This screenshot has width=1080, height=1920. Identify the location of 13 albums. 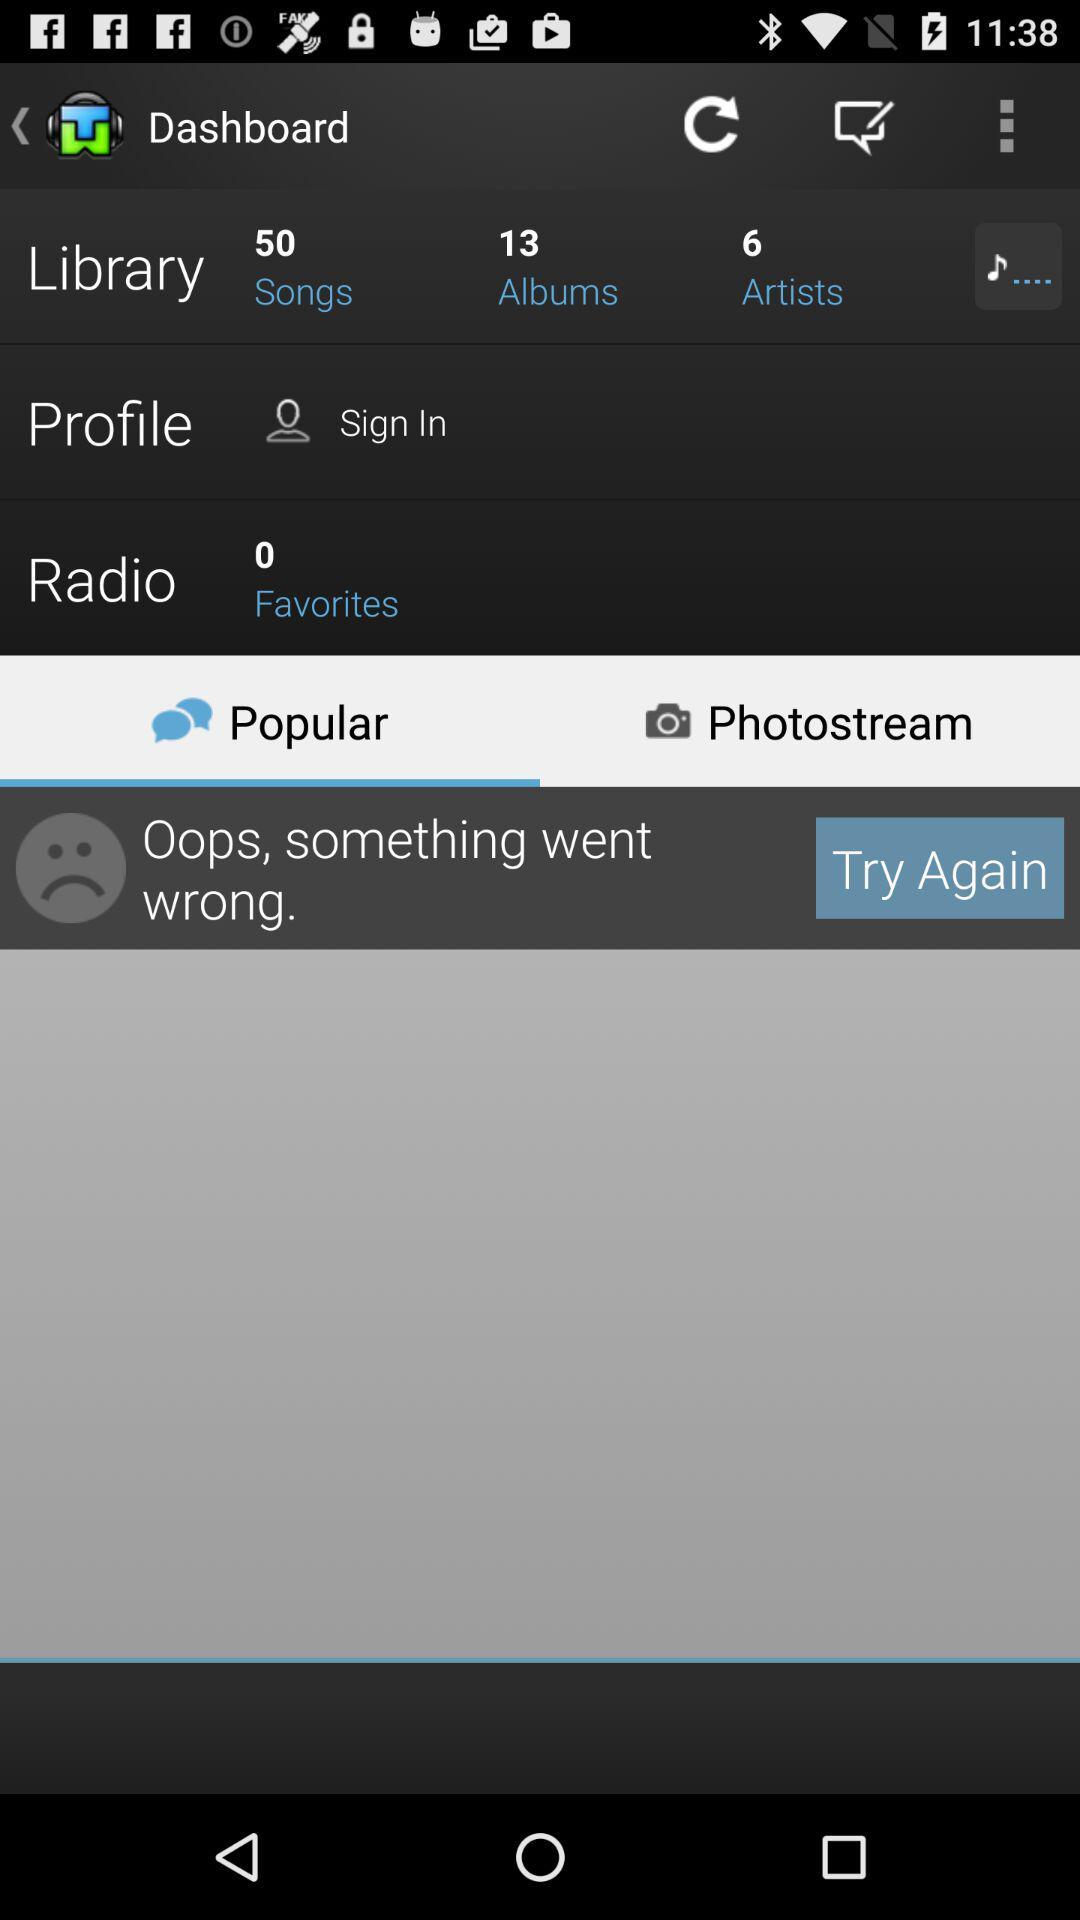
(605, 265).